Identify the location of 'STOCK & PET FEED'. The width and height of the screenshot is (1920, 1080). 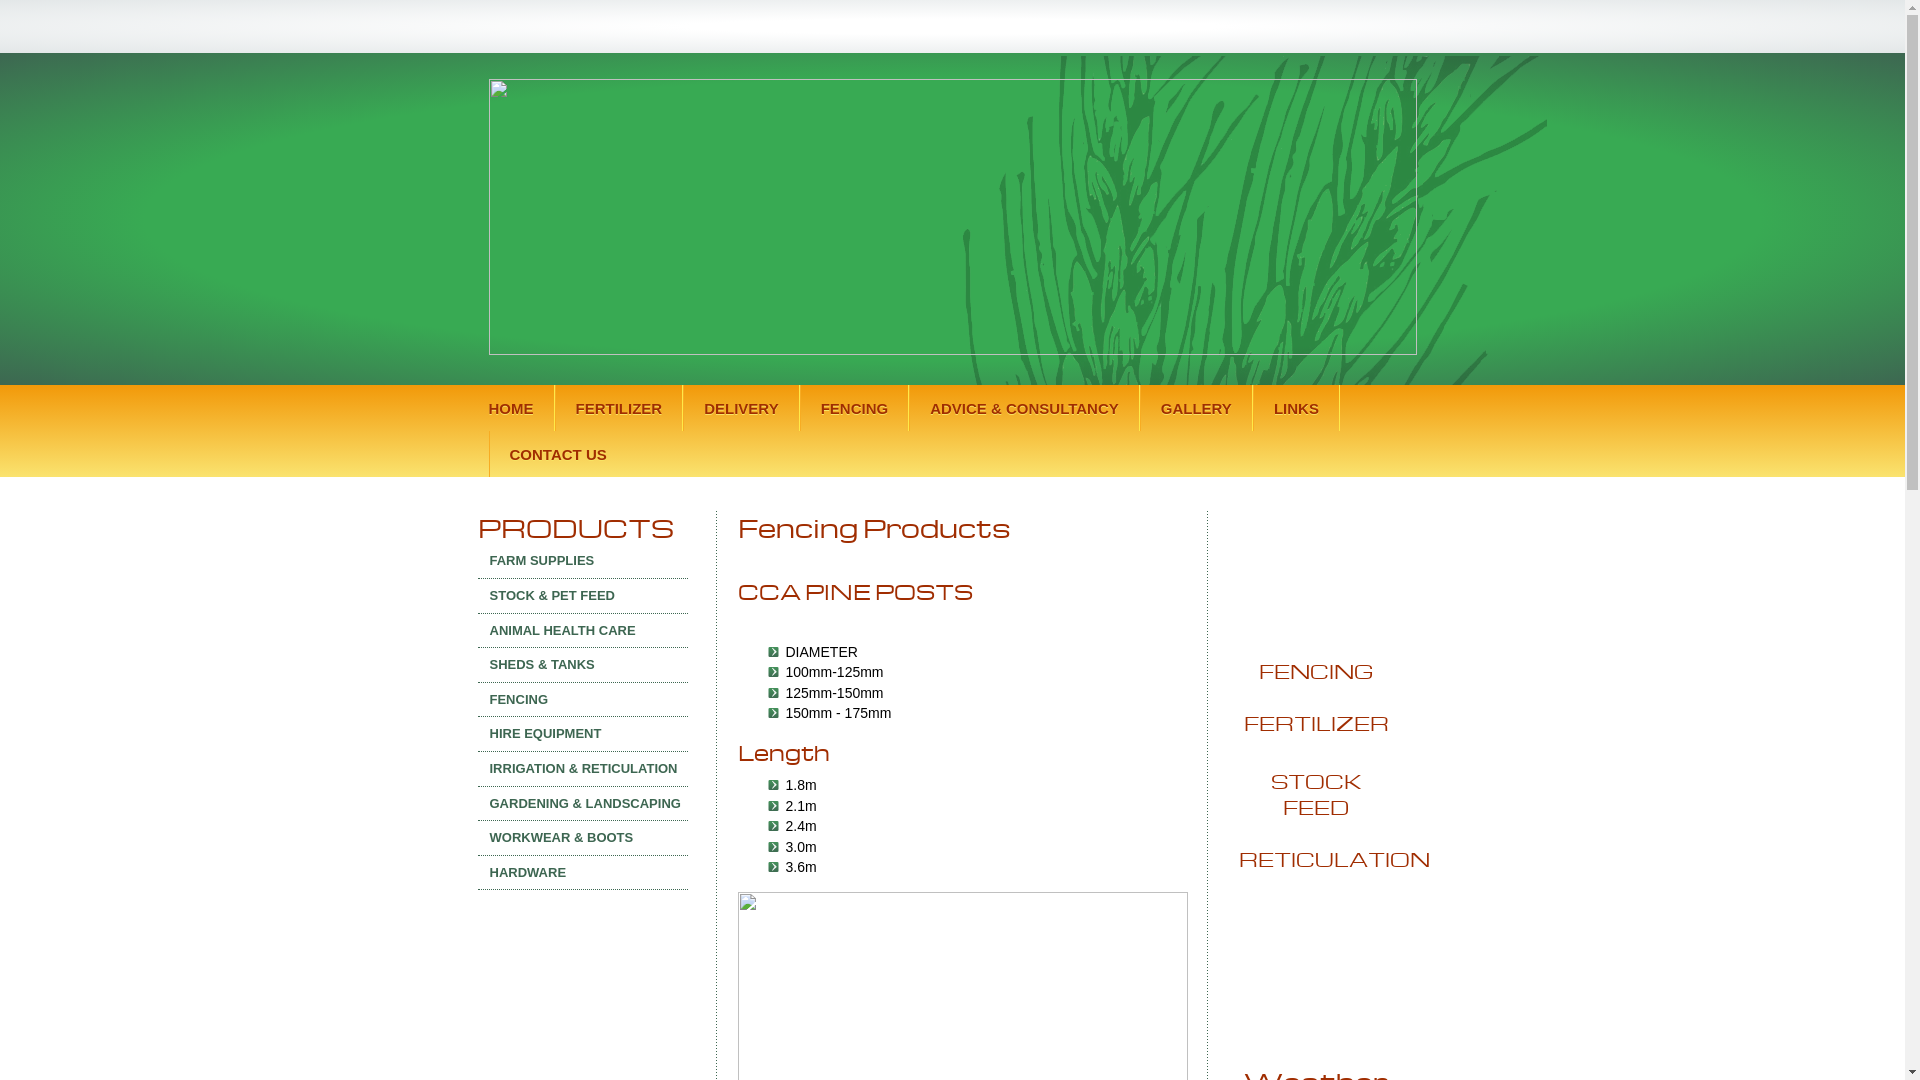
(477, 595).